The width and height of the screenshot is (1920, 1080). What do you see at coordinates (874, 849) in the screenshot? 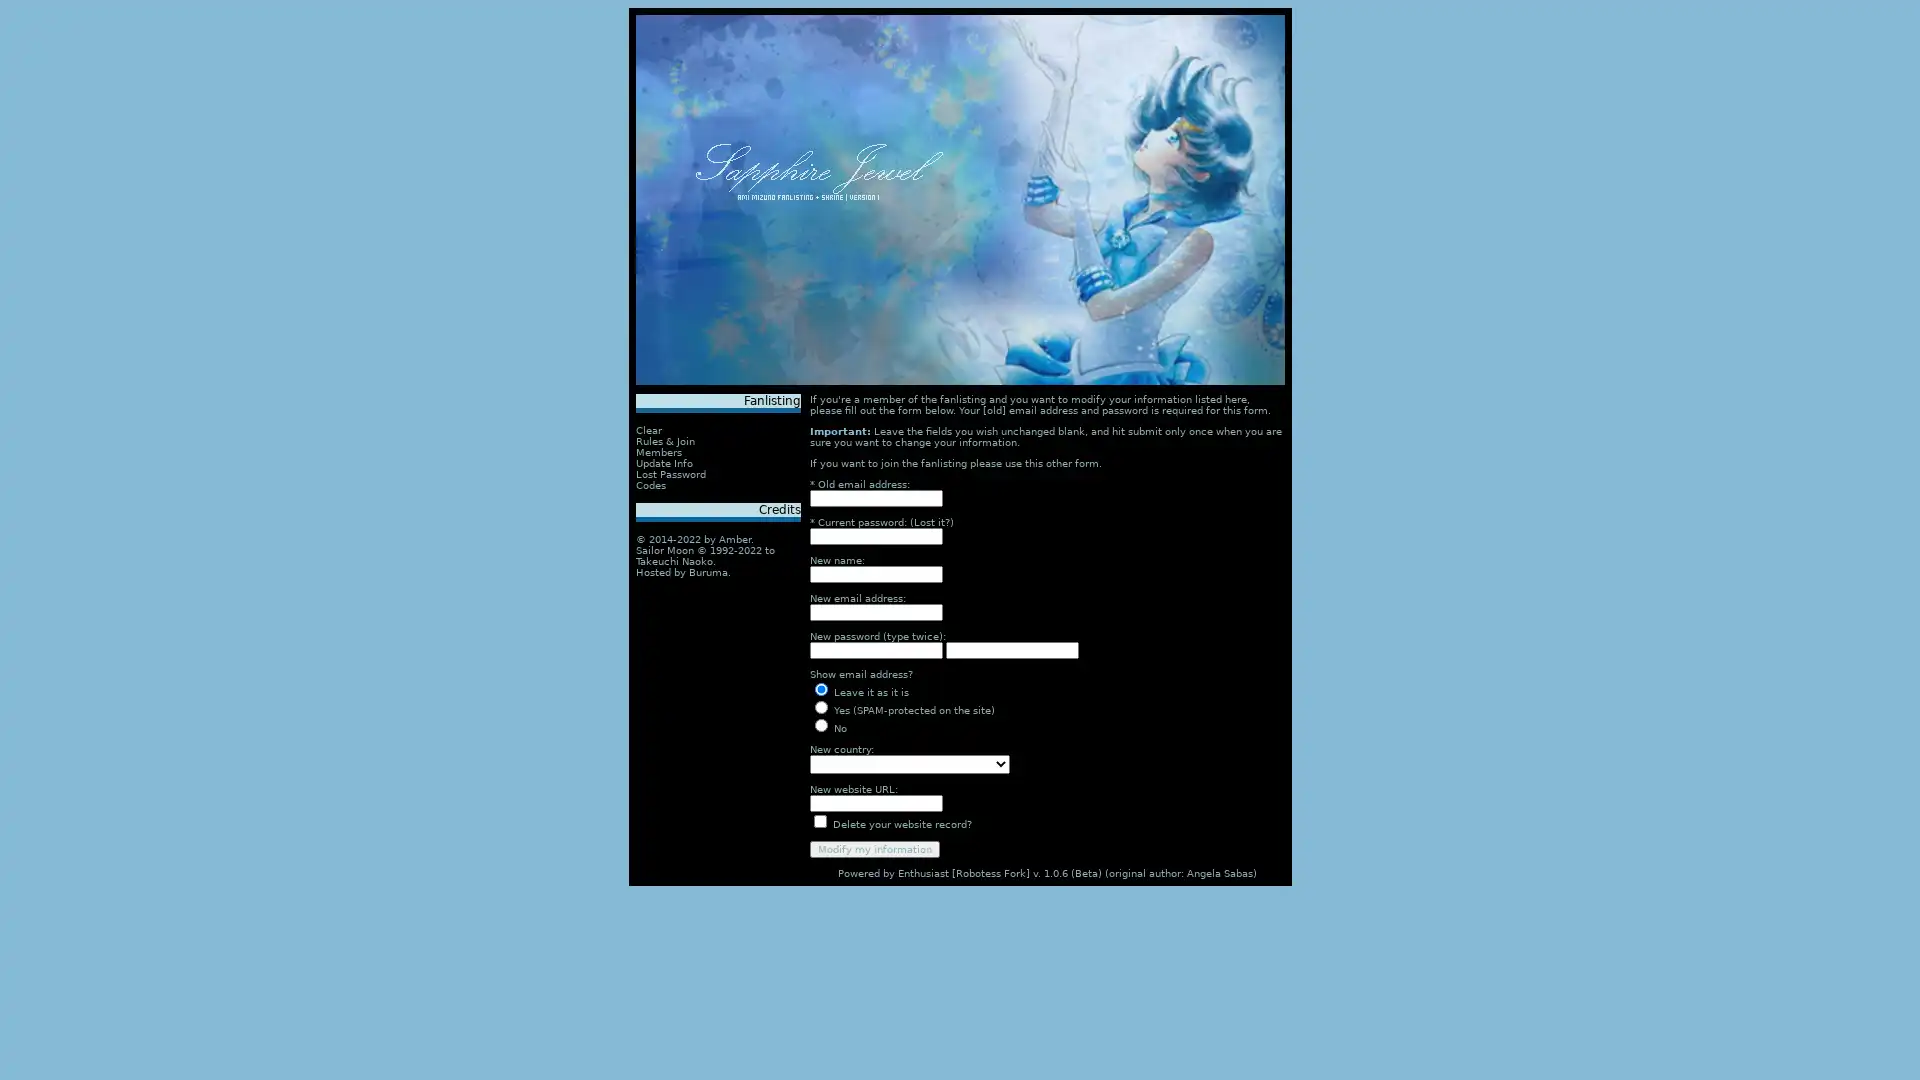
I see `Modify my information` at bounding box center [874, 849].